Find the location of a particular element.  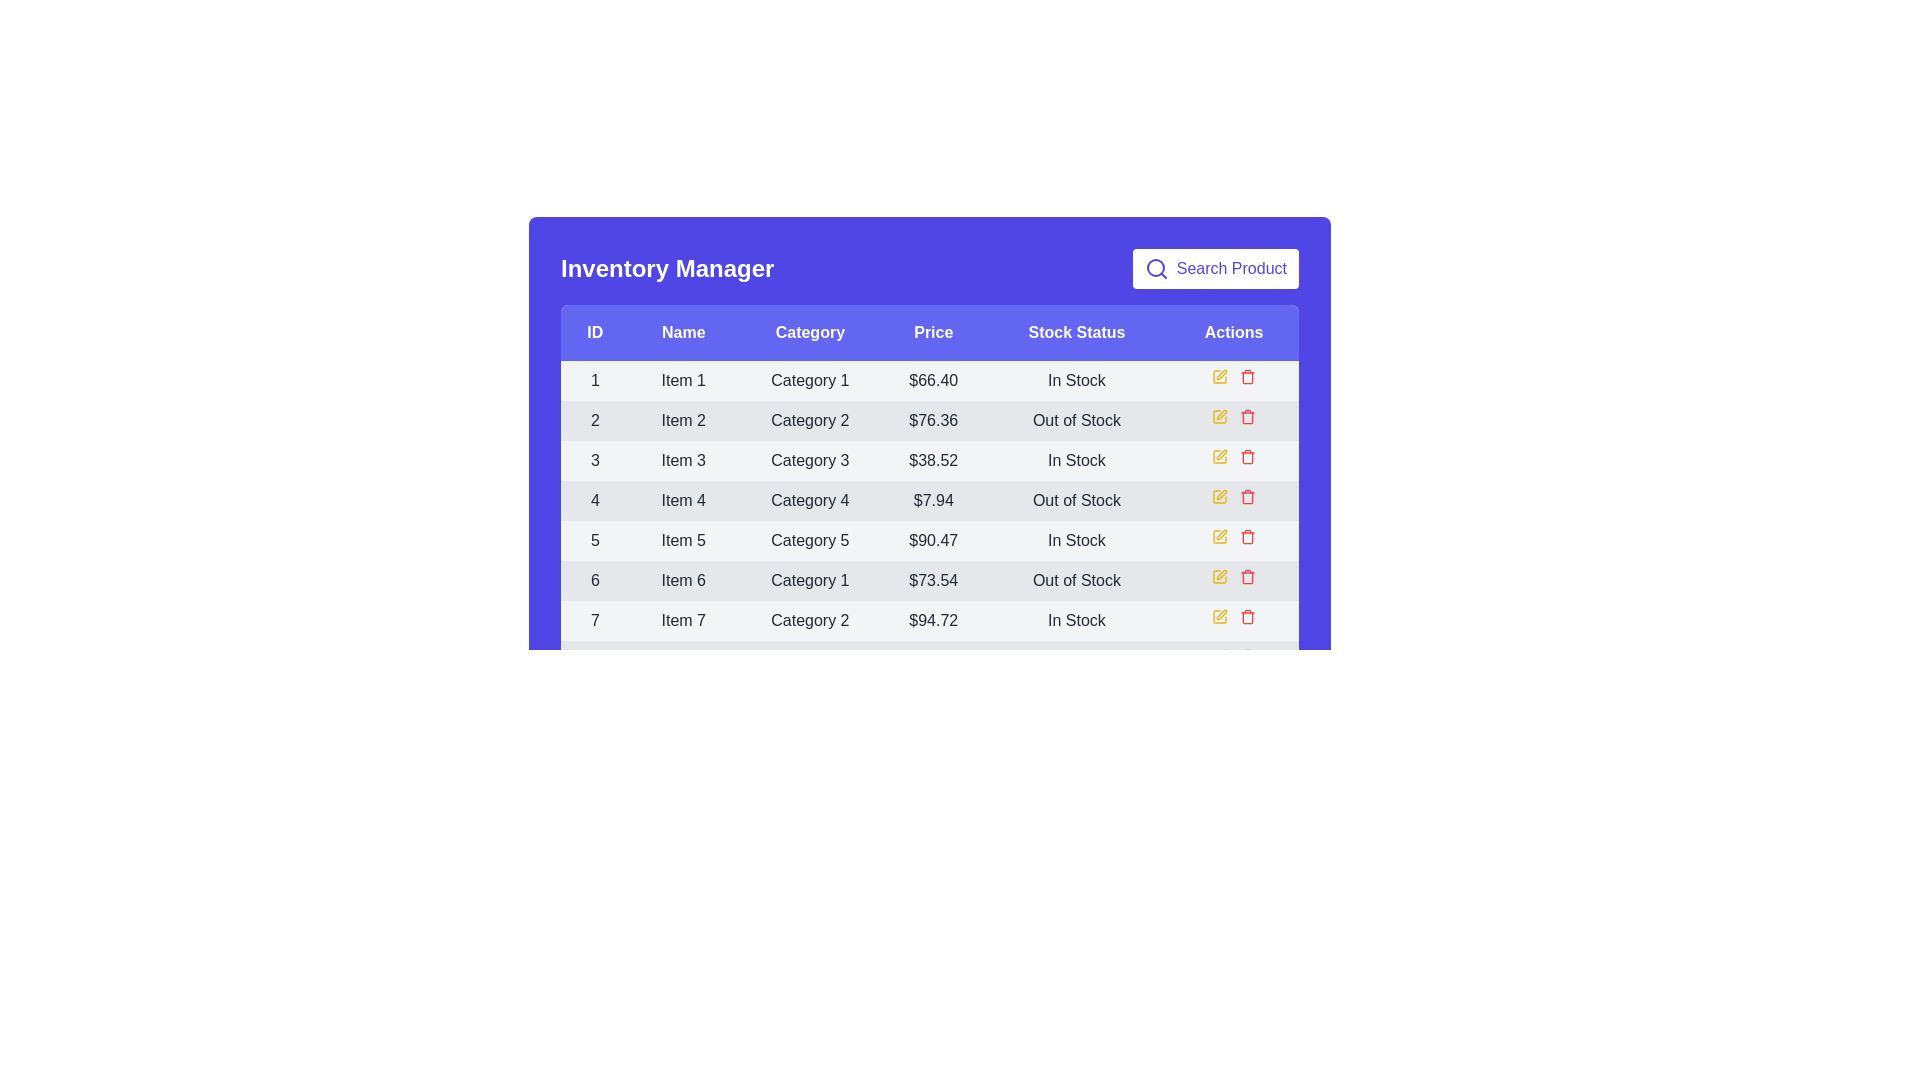

the column header Category to sort the table by that column is located at coordinates (810, 331).